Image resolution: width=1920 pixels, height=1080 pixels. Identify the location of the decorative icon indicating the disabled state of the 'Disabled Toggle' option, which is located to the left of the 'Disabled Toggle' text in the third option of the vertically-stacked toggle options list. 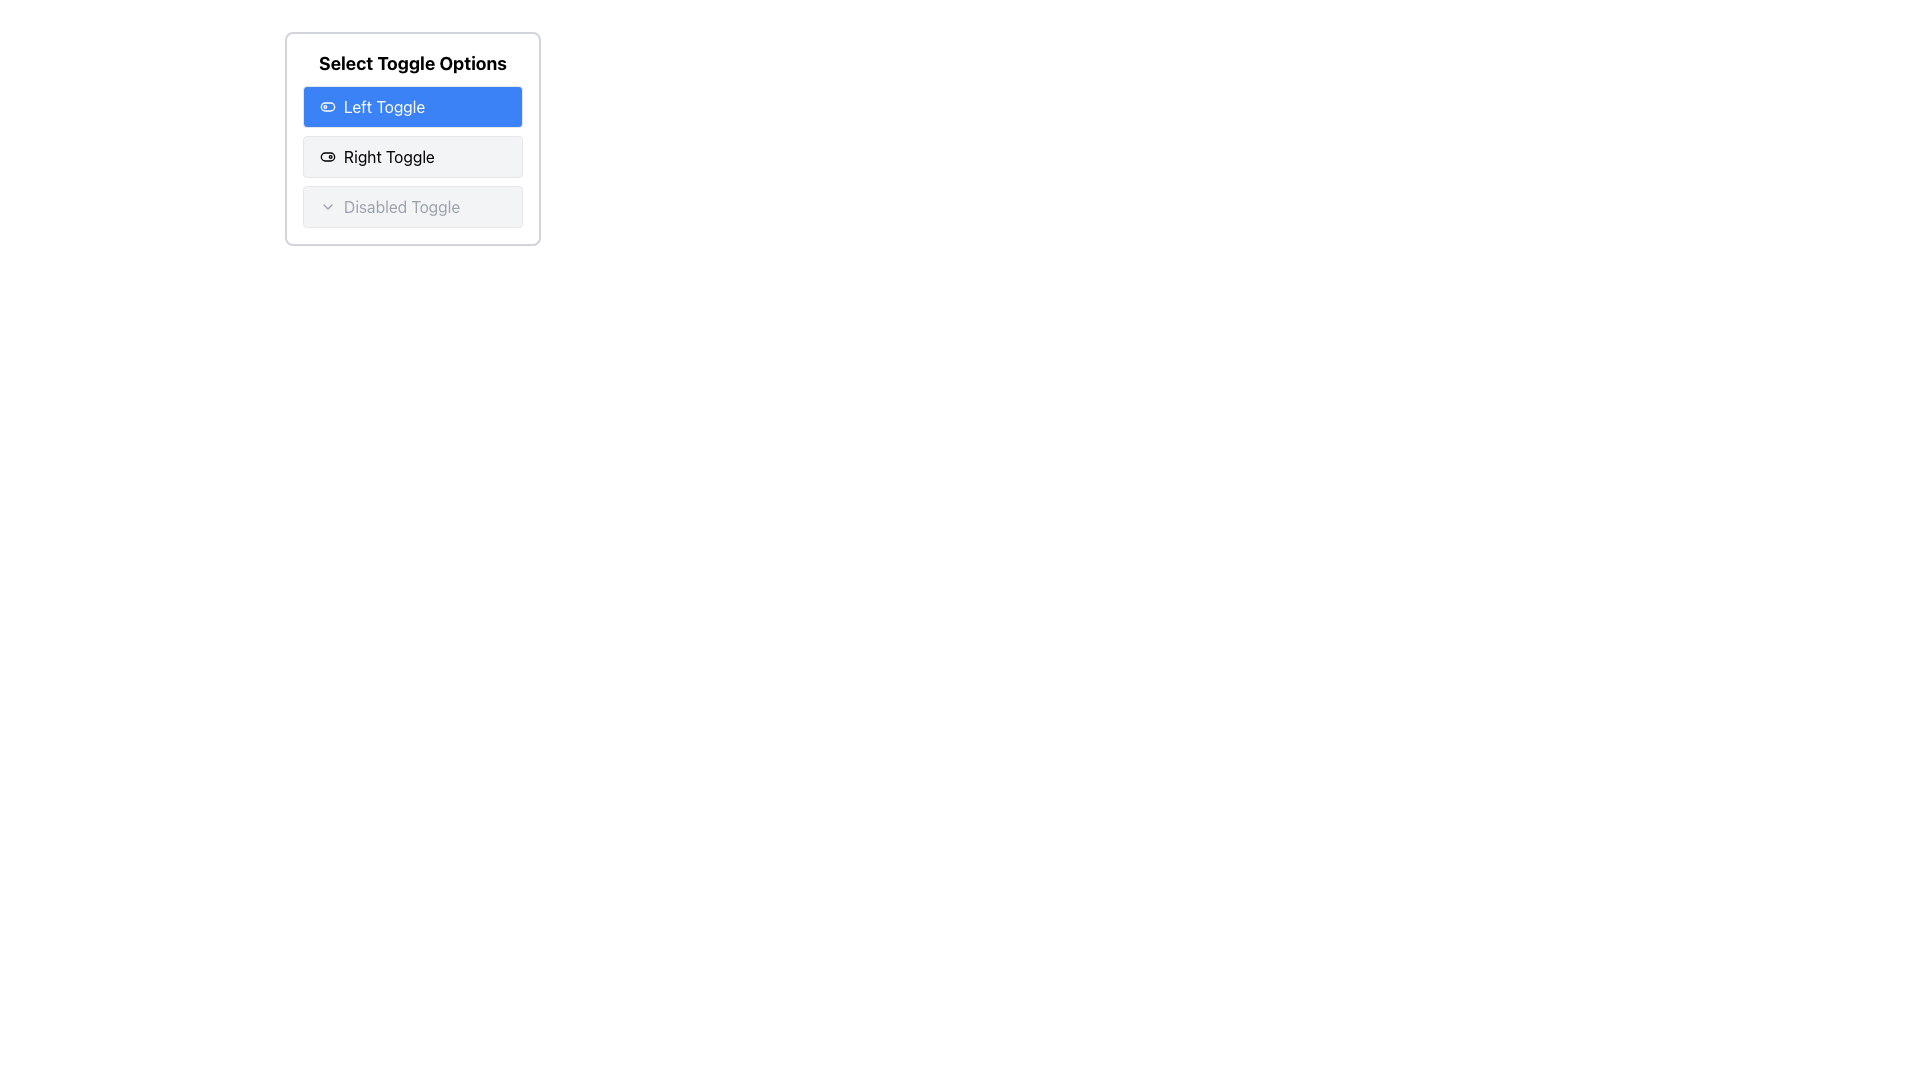
(327, 207).